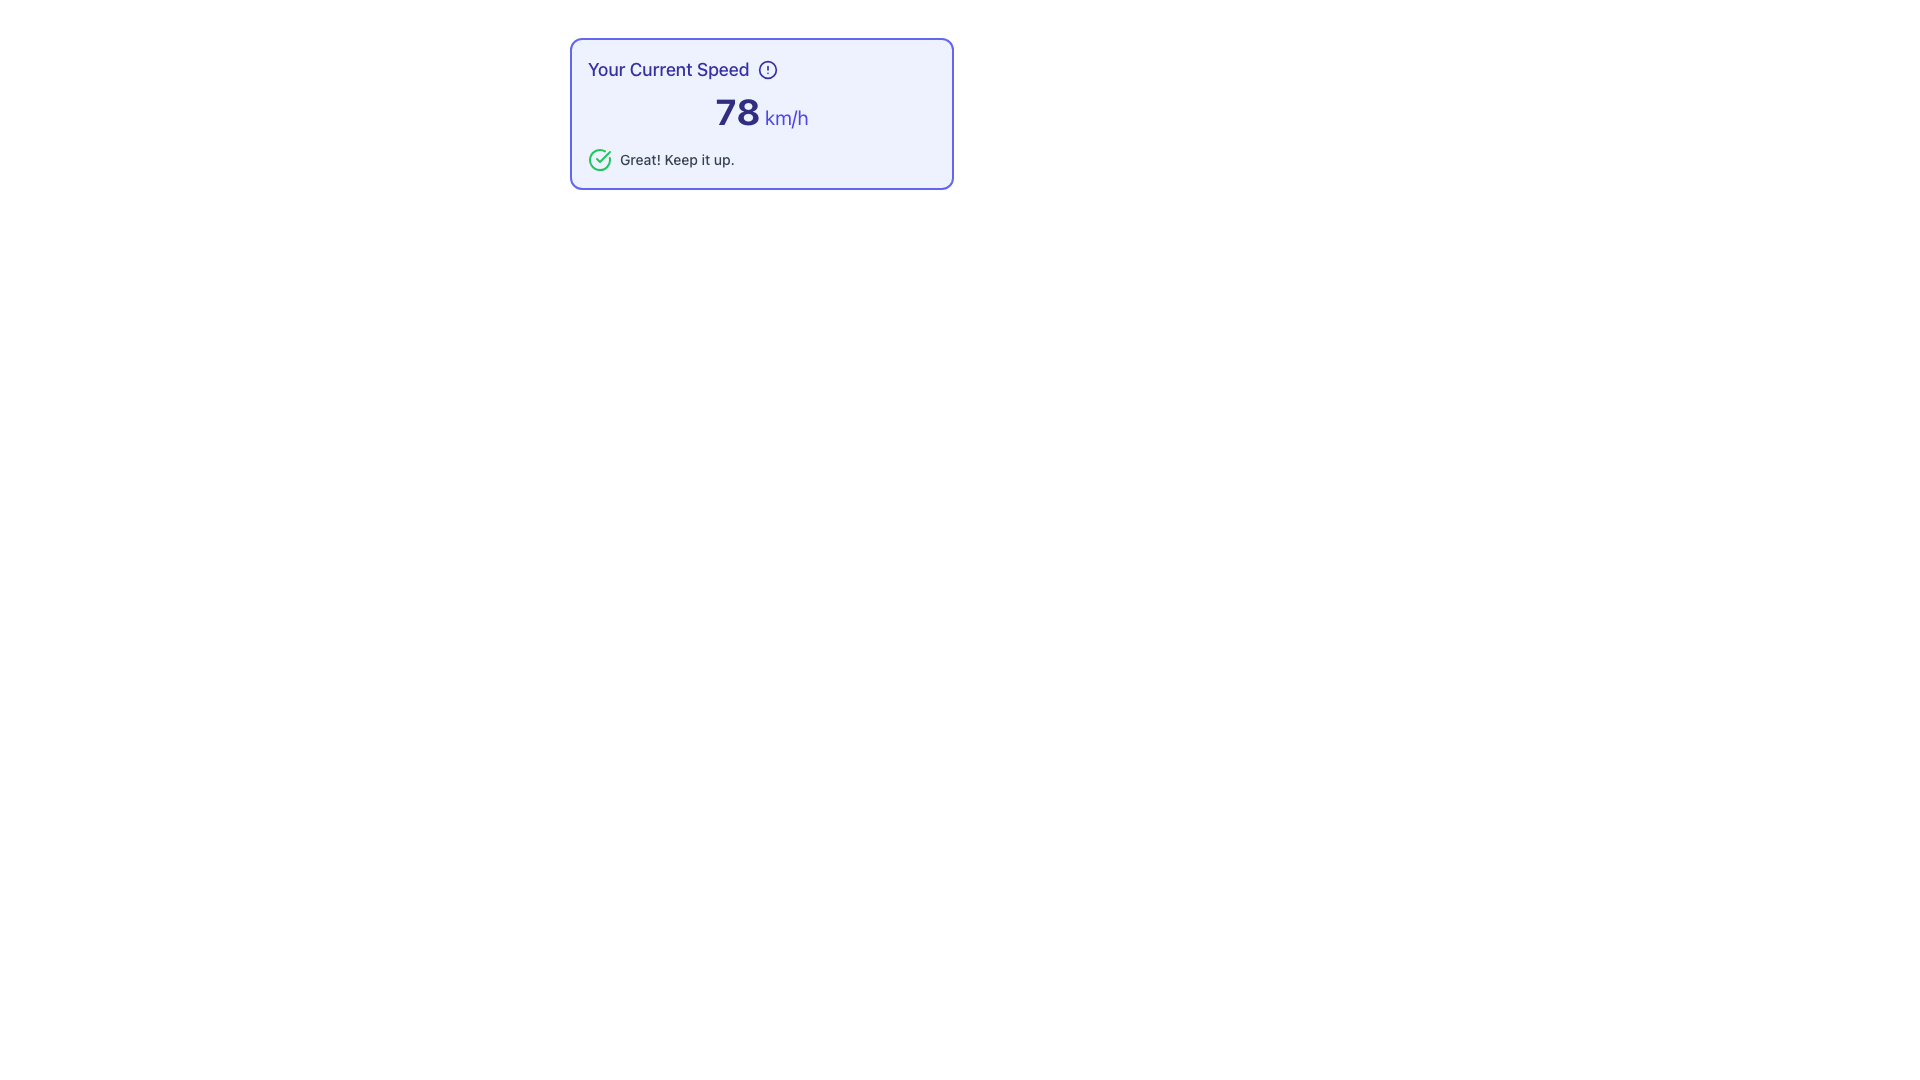 Image resolution: width=1920 pixels, height=1080 pixels. Describe the element at coordinates (677, 158) in the screenshot. I see `the textual feedback message located in the bottom-left portion of the card displaying speed information` at that location.